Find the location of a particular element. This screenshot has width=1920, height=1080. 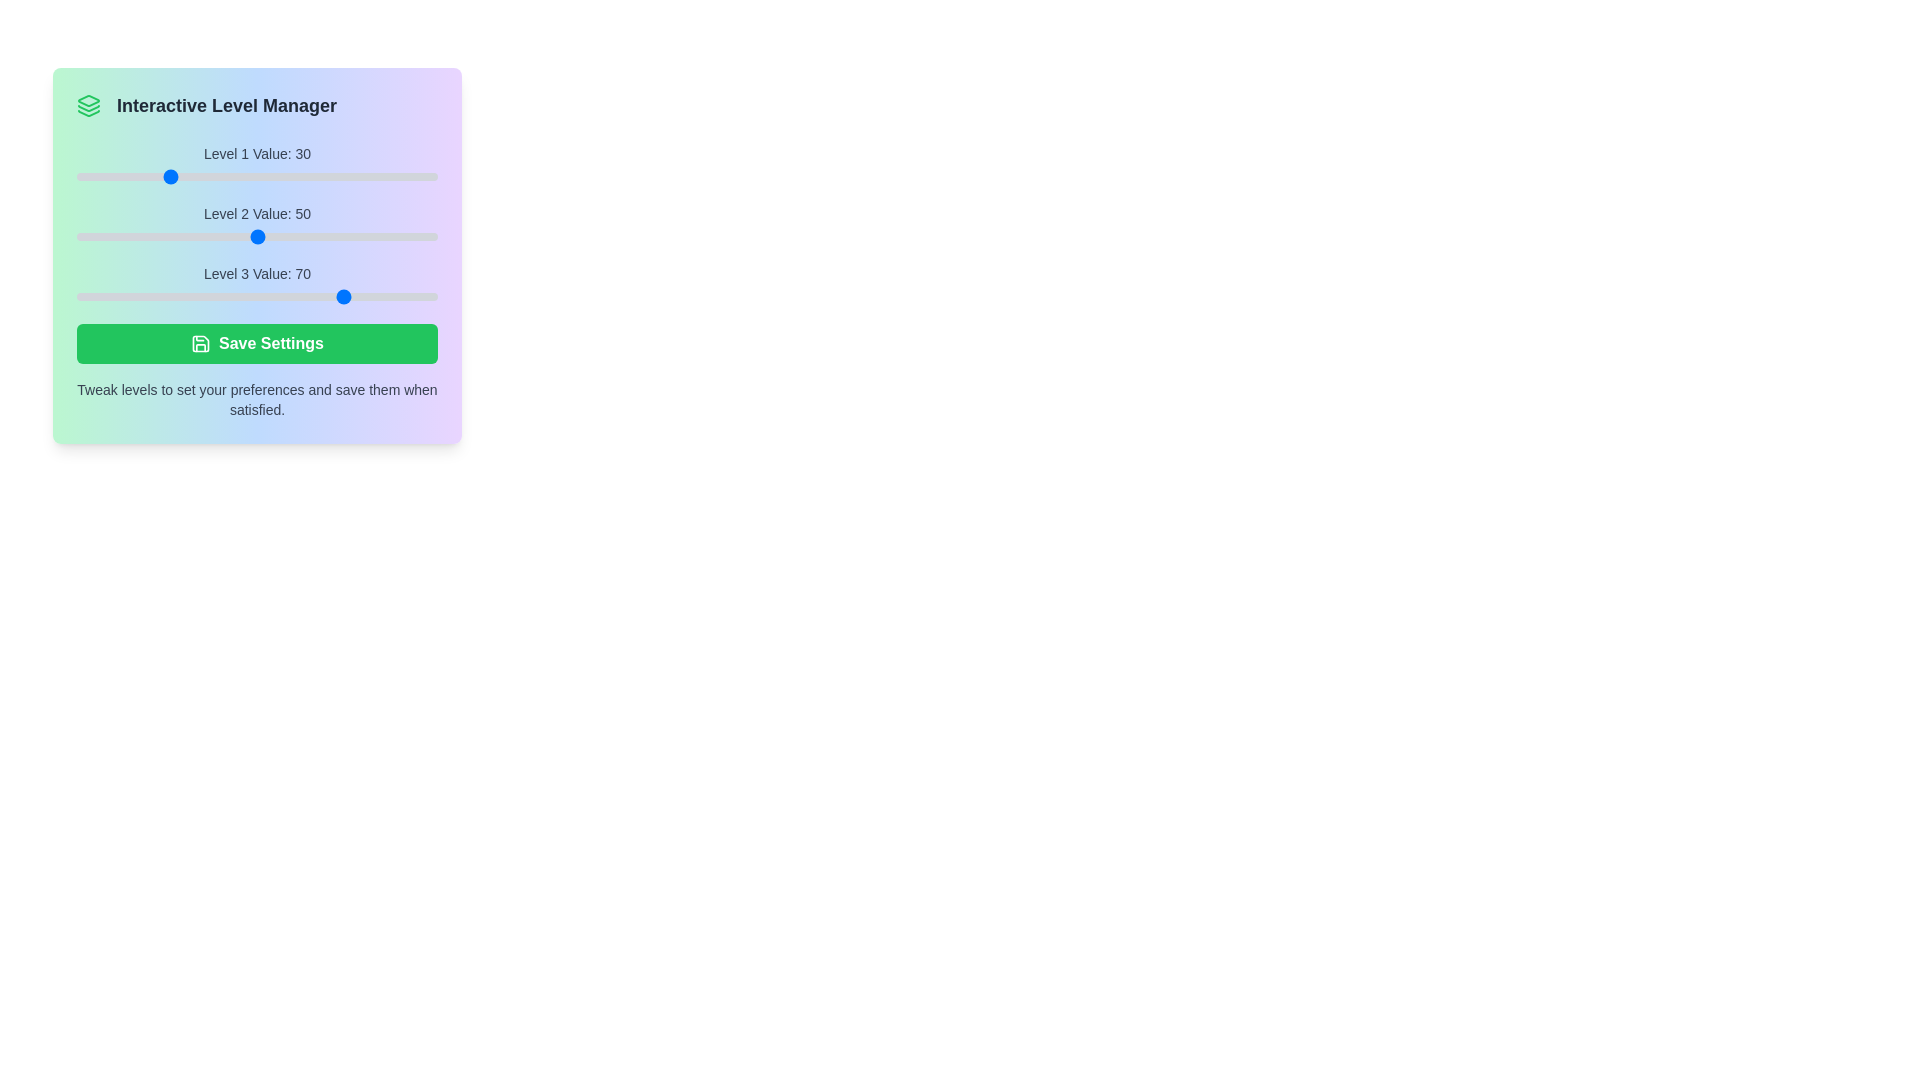

the slider value is located at coordinates (194, 235).